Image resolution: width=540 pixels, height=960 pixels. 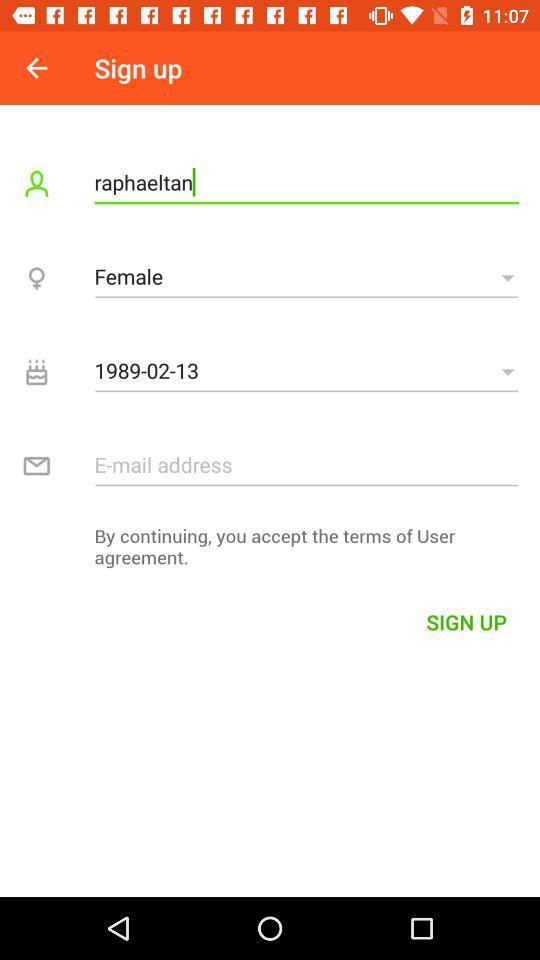 I want to click on by continuing you icon, so click(x=270, y=551).